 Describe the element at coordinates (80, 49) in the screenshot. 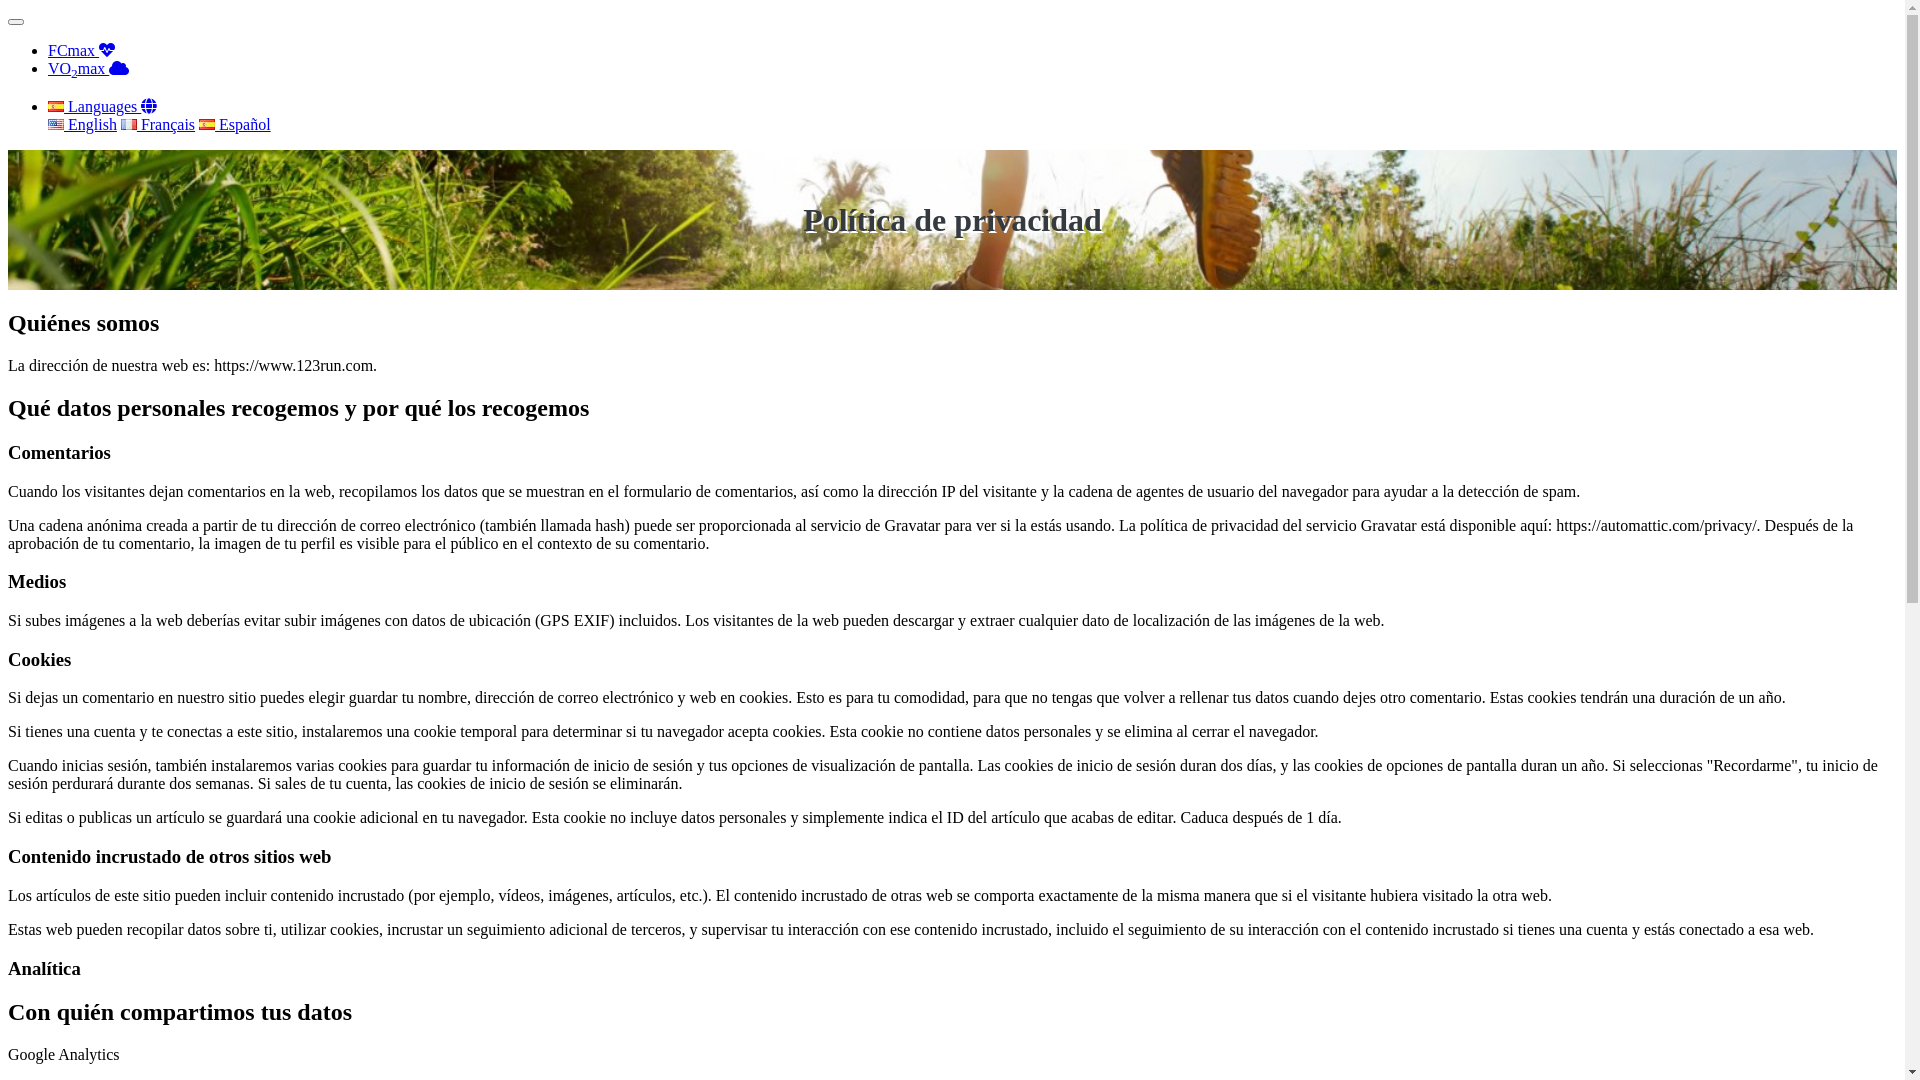

I see `'FCmax'` at that location.